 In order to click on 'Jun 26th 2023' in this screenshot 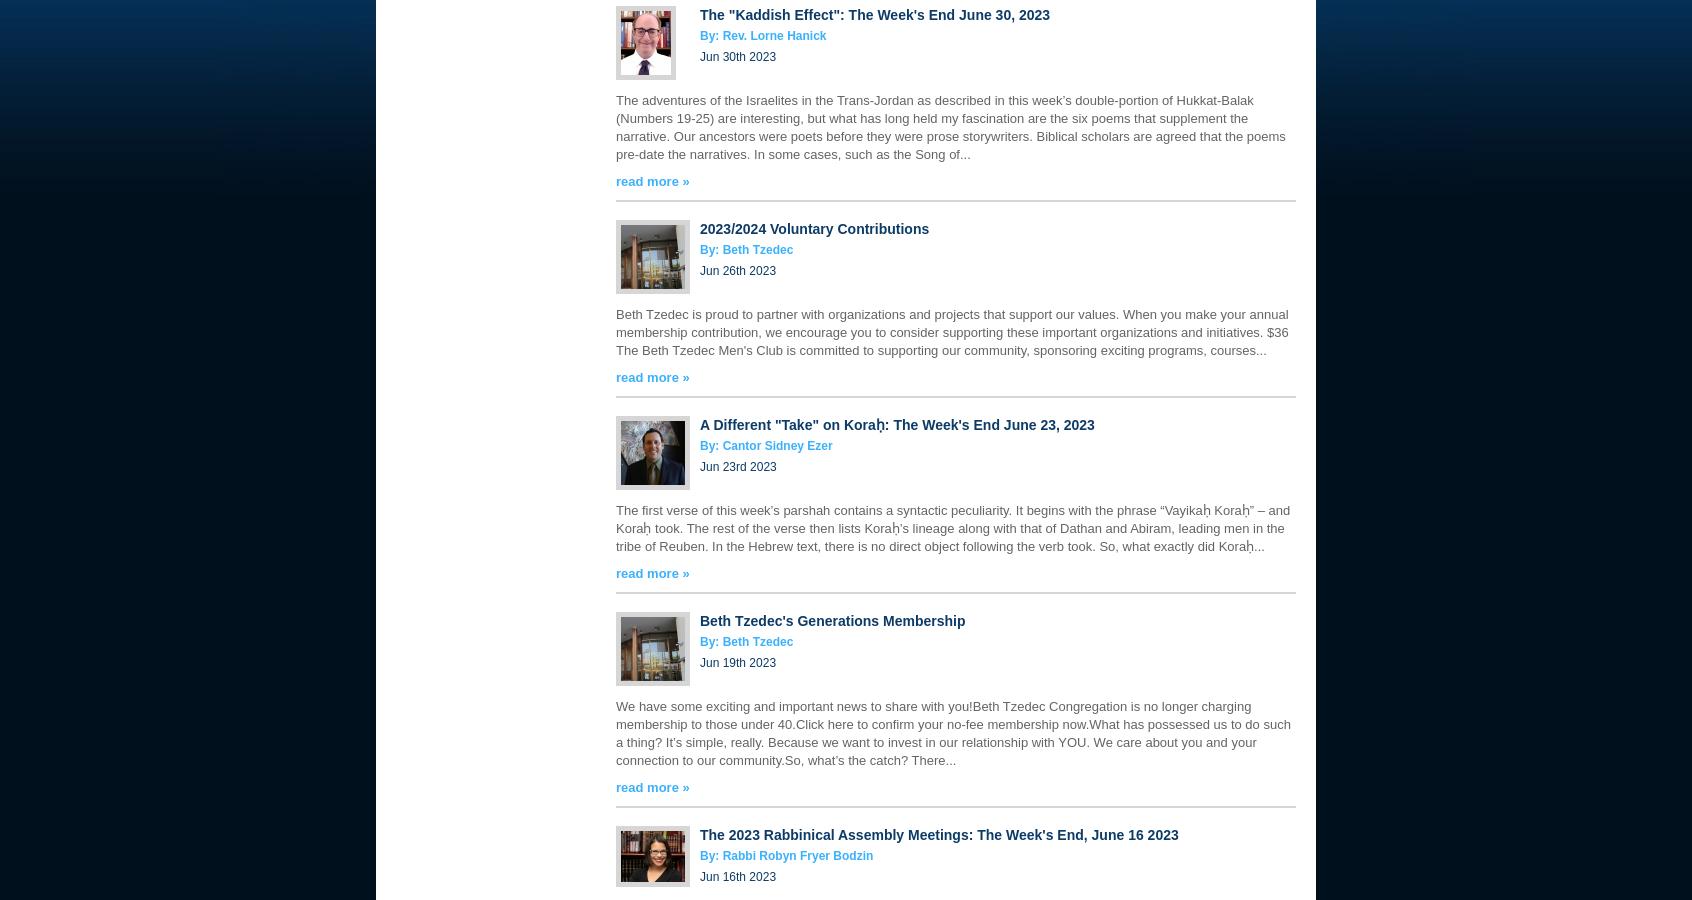, I will do `click(737, 269)`.